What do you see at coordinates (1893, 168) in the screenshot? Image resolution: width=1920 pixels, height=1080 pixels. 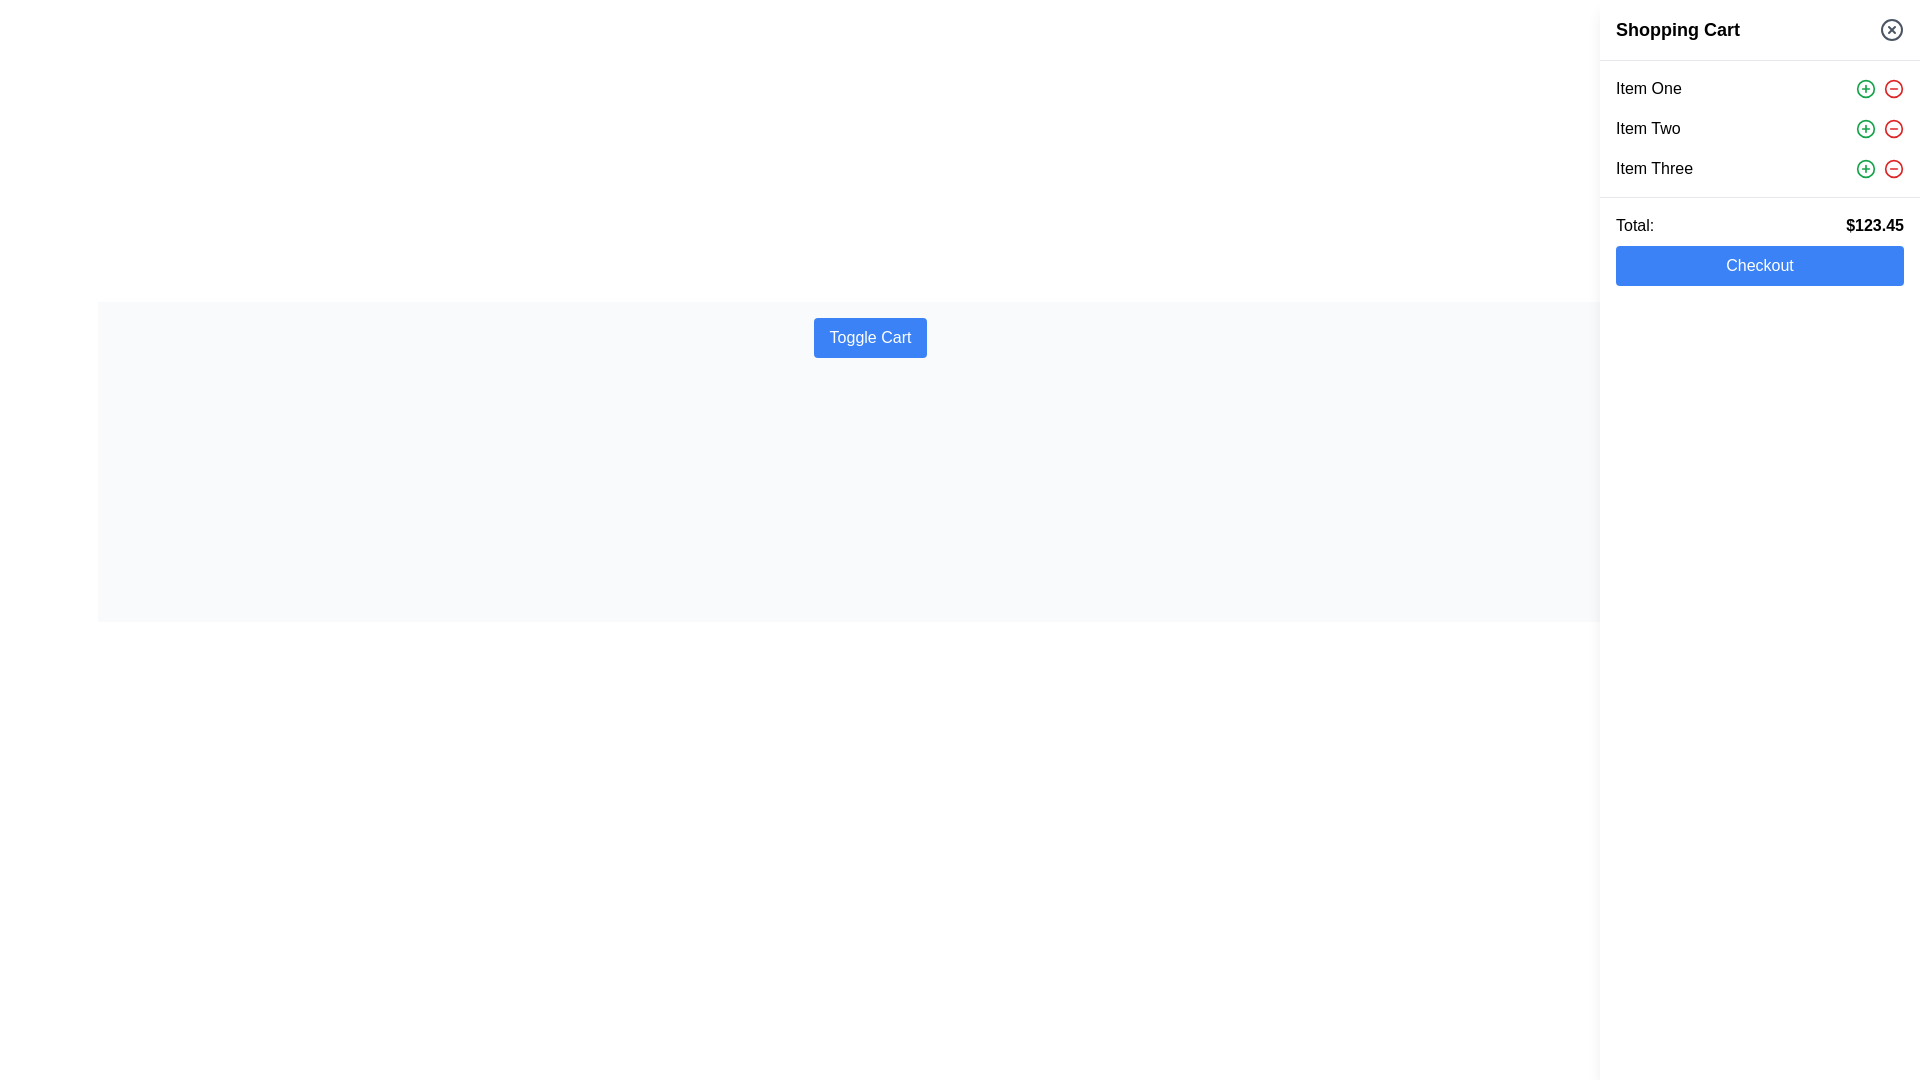 I see `the circular button adjacent to 'Item Three' in the shopping cart` at bounding box center [1893, 168].